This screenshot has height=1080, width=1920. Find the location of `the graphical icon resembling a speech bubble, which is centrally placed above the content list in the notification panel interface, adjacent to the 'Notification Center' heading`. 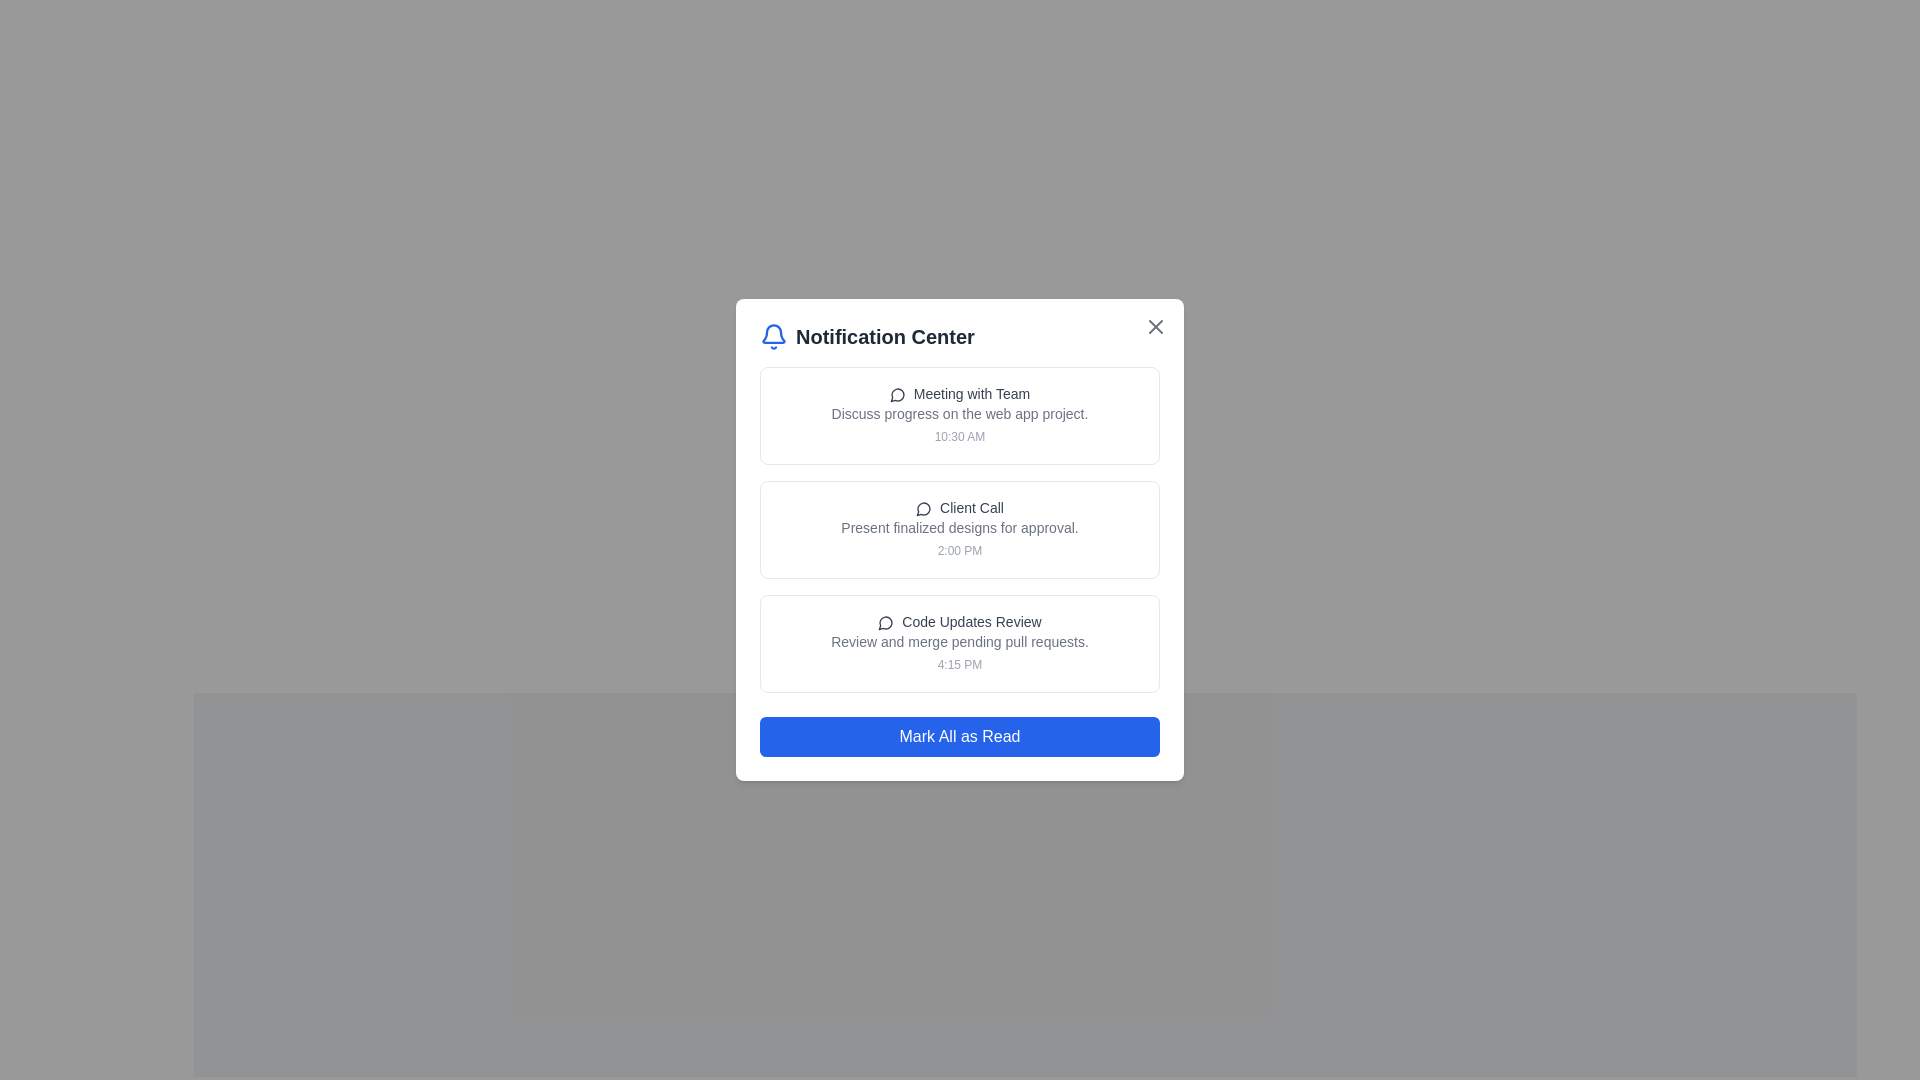

the graphical icon resembling a speech bubble, which is centrally placed above the content list in the notification panel interface, adjacent to the 'Notification Center' heading is located at coordinates (896, 395).